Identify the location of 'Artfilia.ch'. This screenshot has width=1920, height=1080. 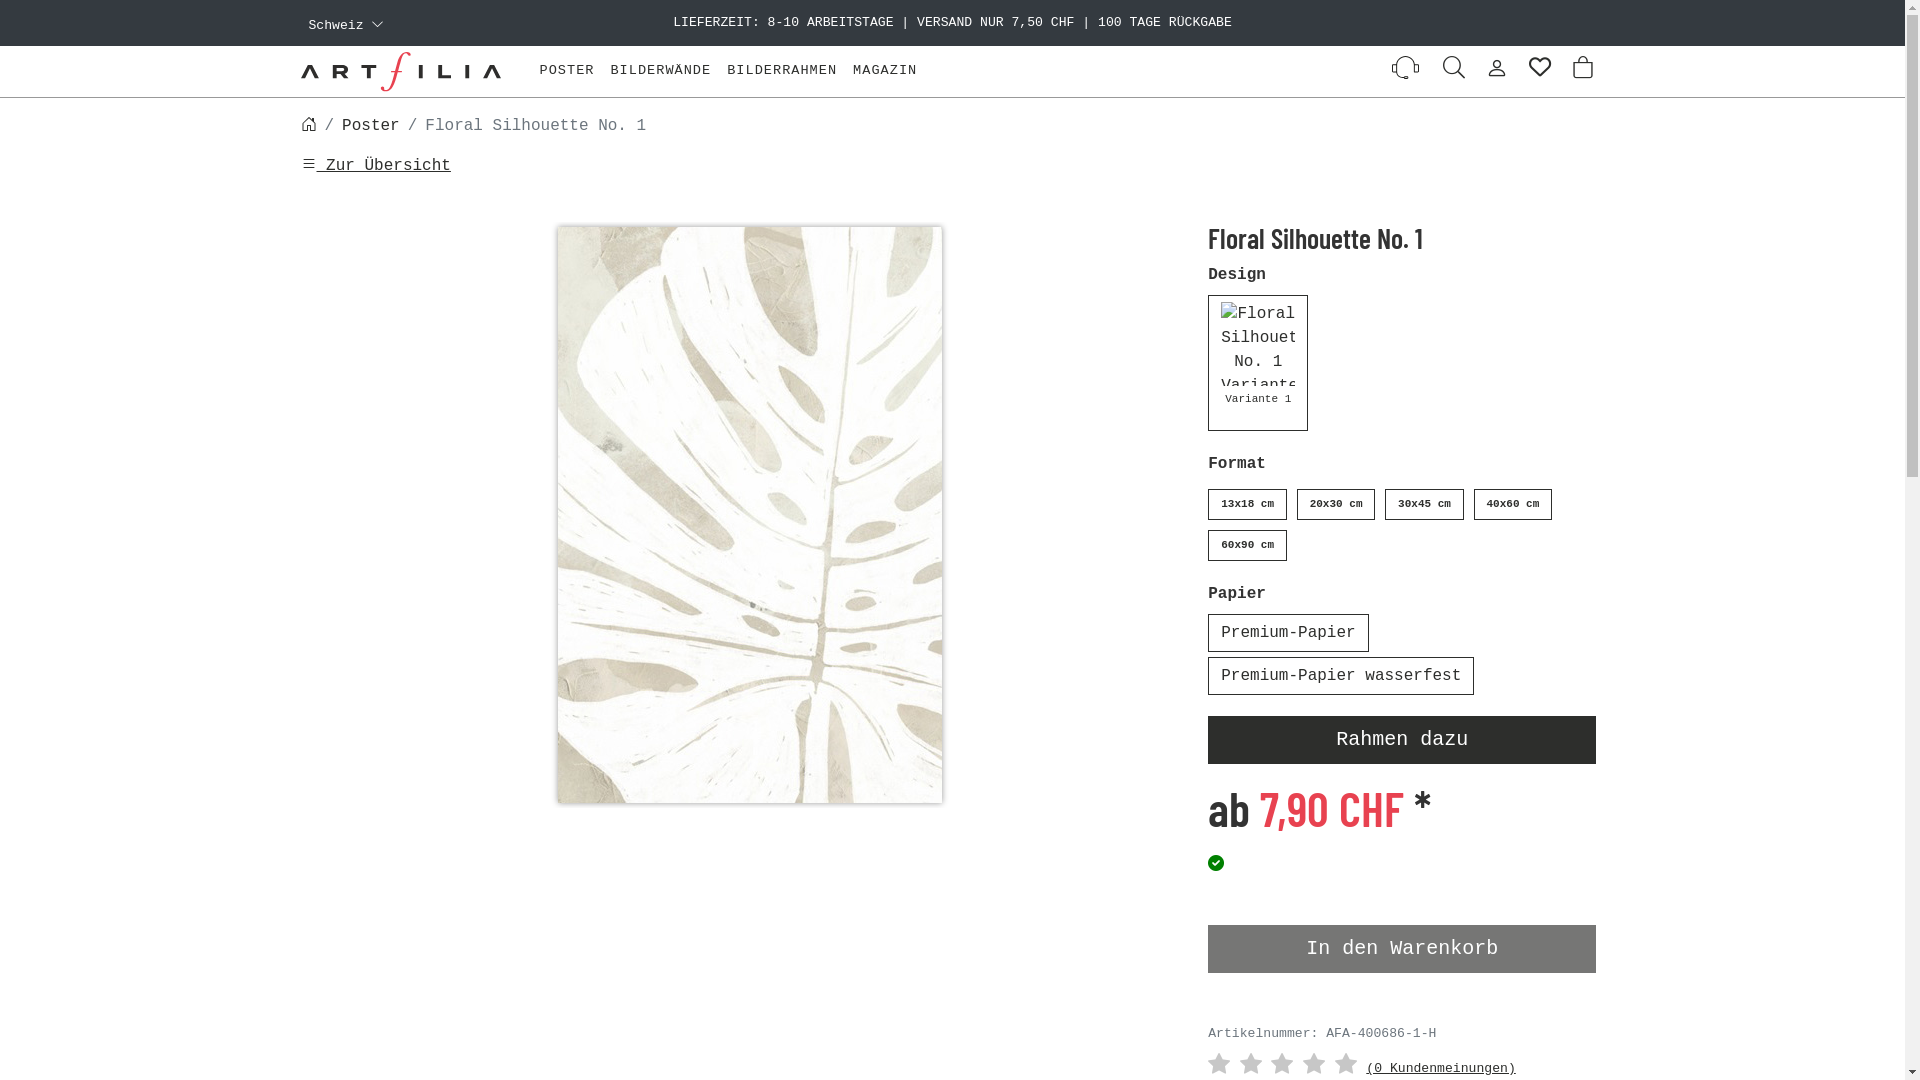
(298, 70).